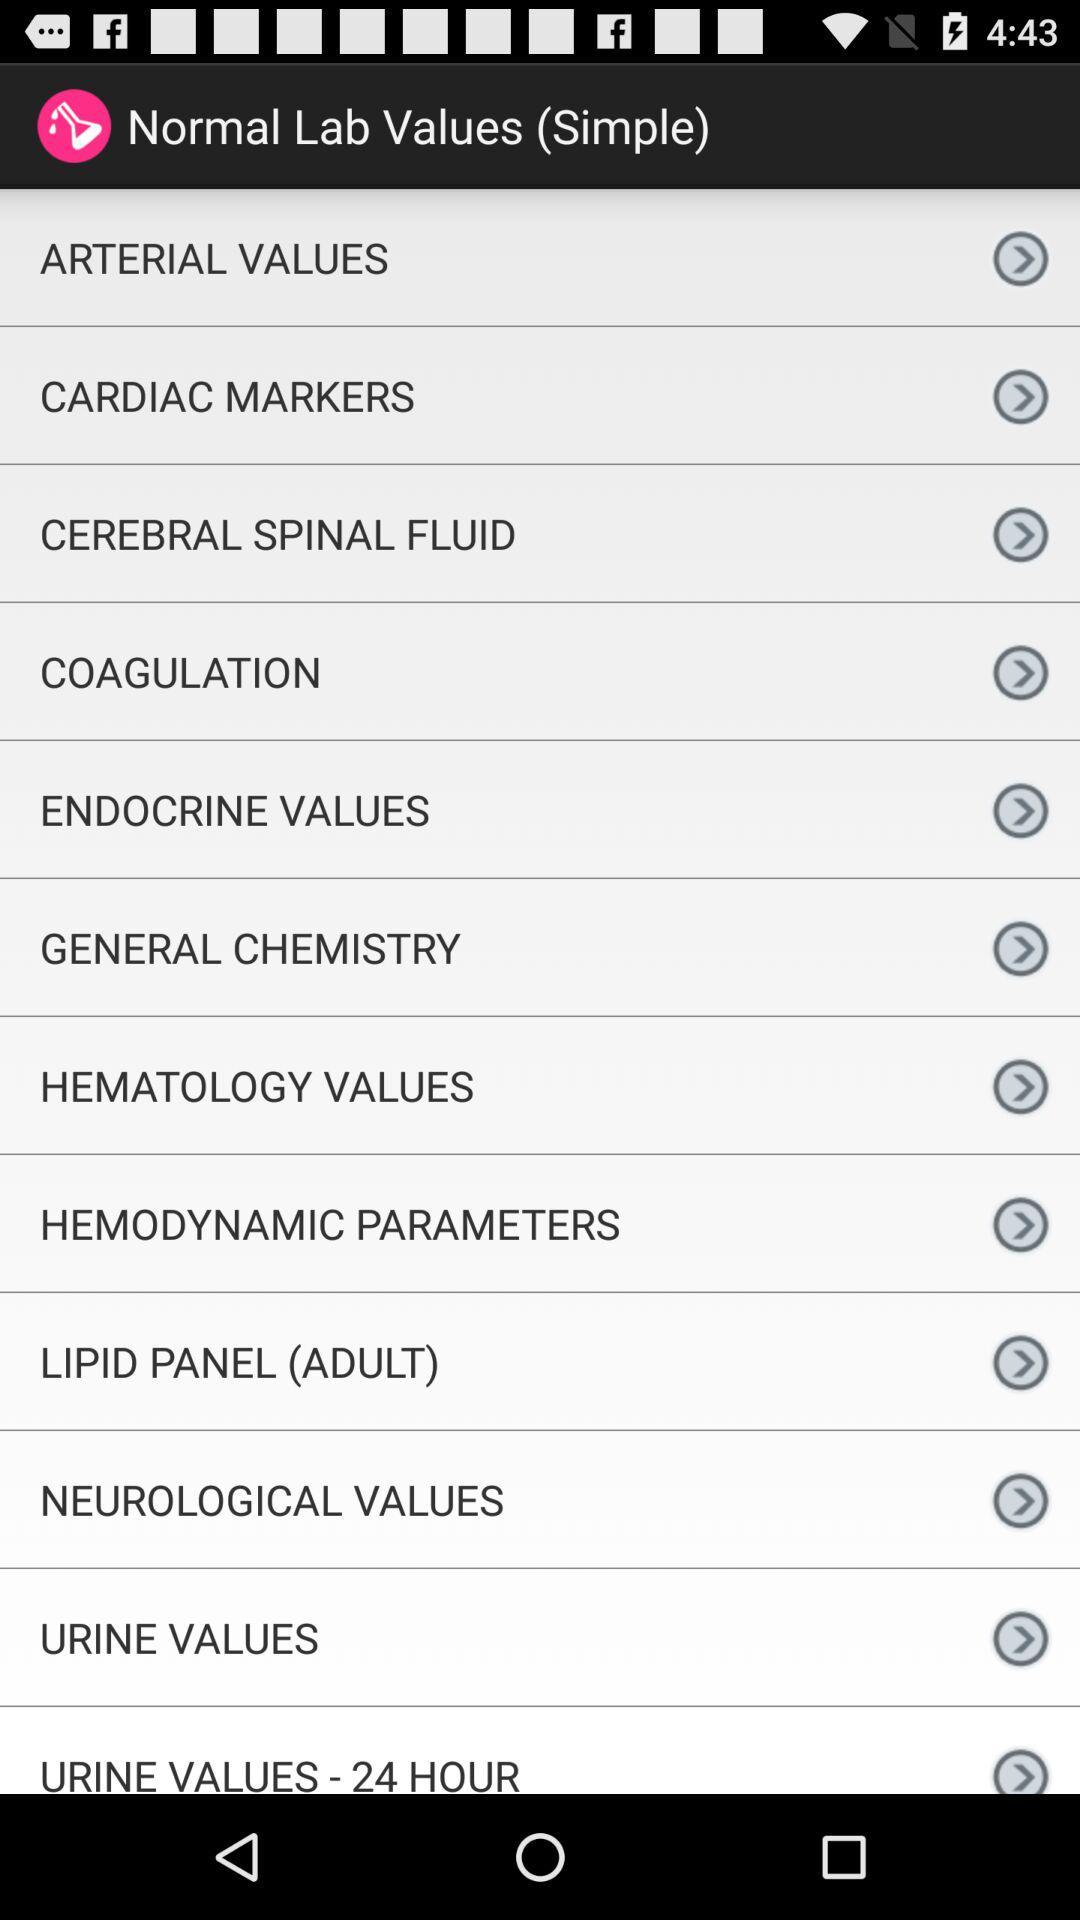  Describe the element at coordinates (480, 809) in the screenshot. I see `the item below coagulation` at that location.